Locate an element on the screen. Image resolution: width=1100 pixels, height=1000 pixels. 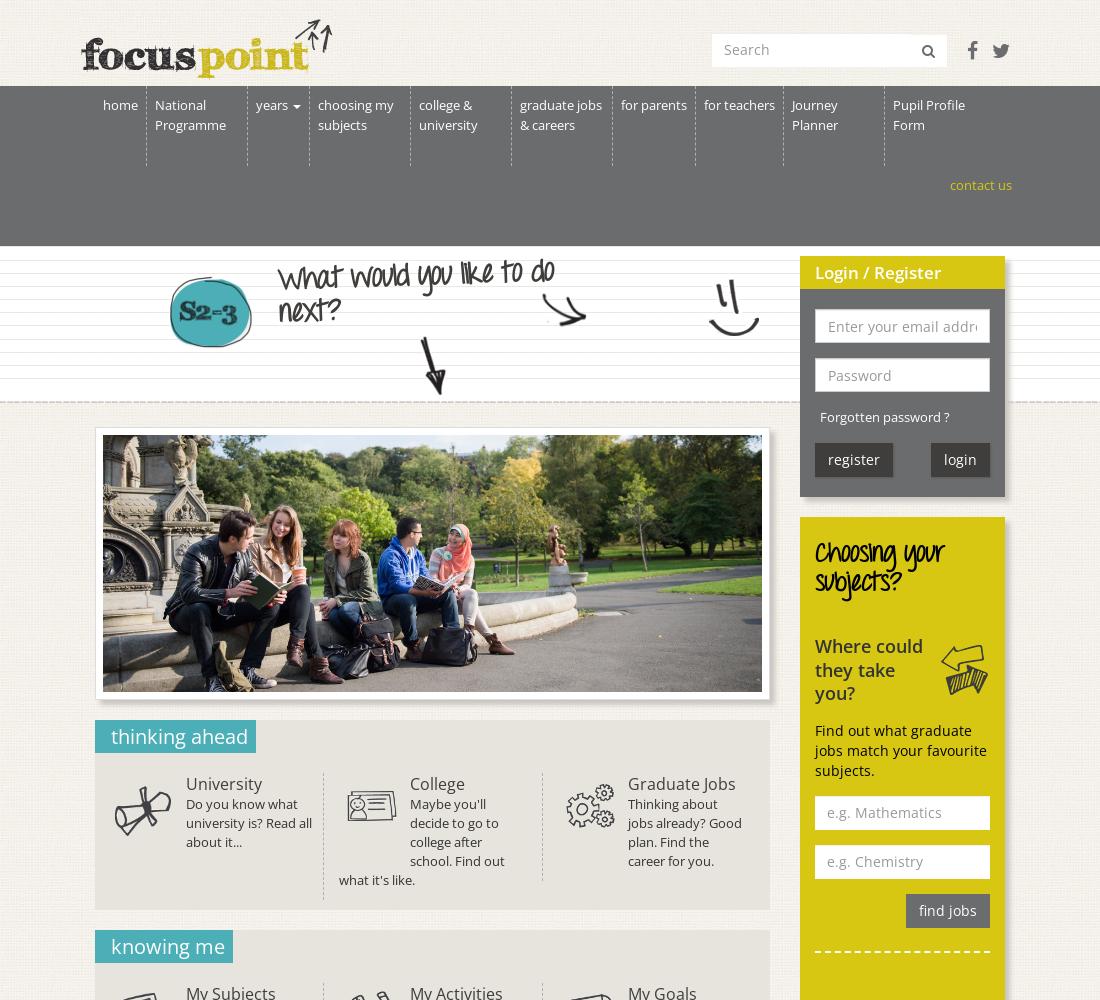
'Knowing Me' is located at coordinates (110, 944).